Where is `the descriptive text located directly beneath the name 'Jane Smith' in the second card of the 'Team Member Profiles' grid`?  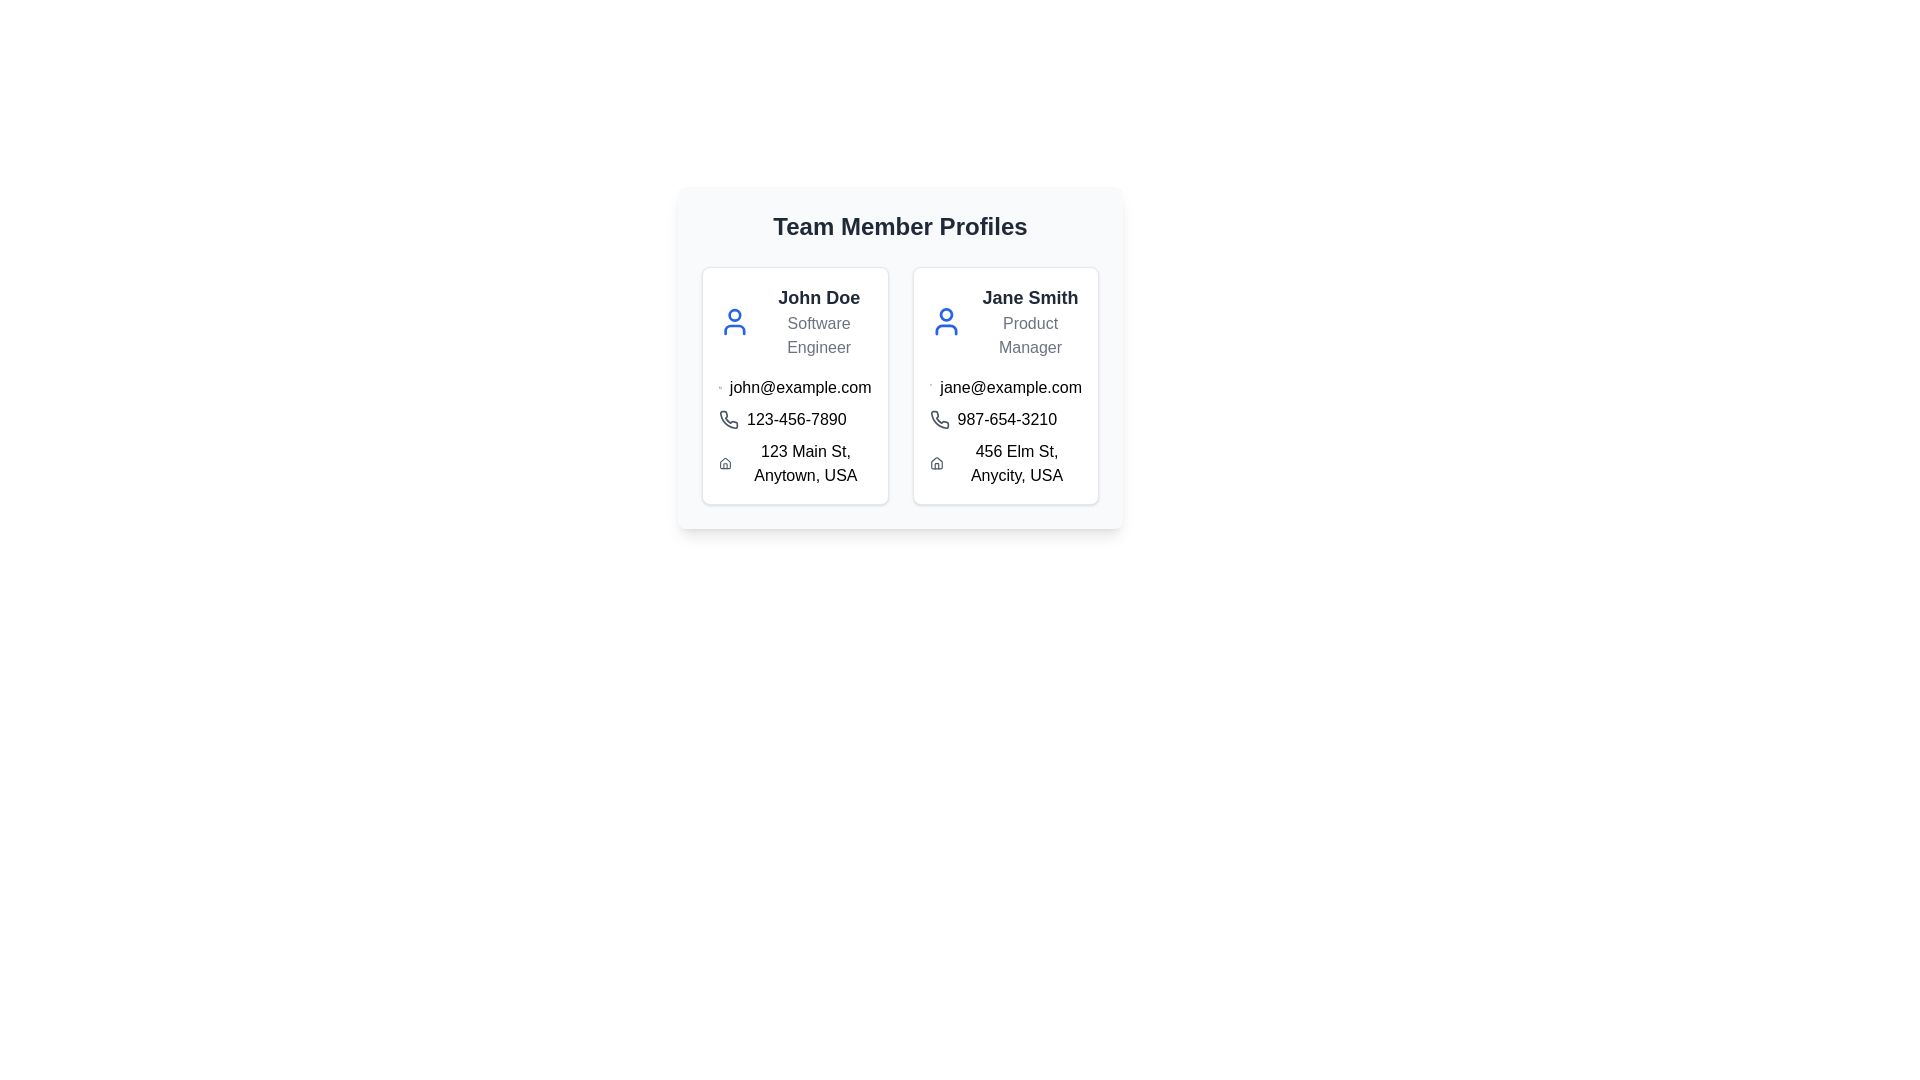
the descriptive text located directly beneath the name 'Jane Smith' in the second card of the 'Team Member Profiles' grid is located at coordinates (1030, 334).